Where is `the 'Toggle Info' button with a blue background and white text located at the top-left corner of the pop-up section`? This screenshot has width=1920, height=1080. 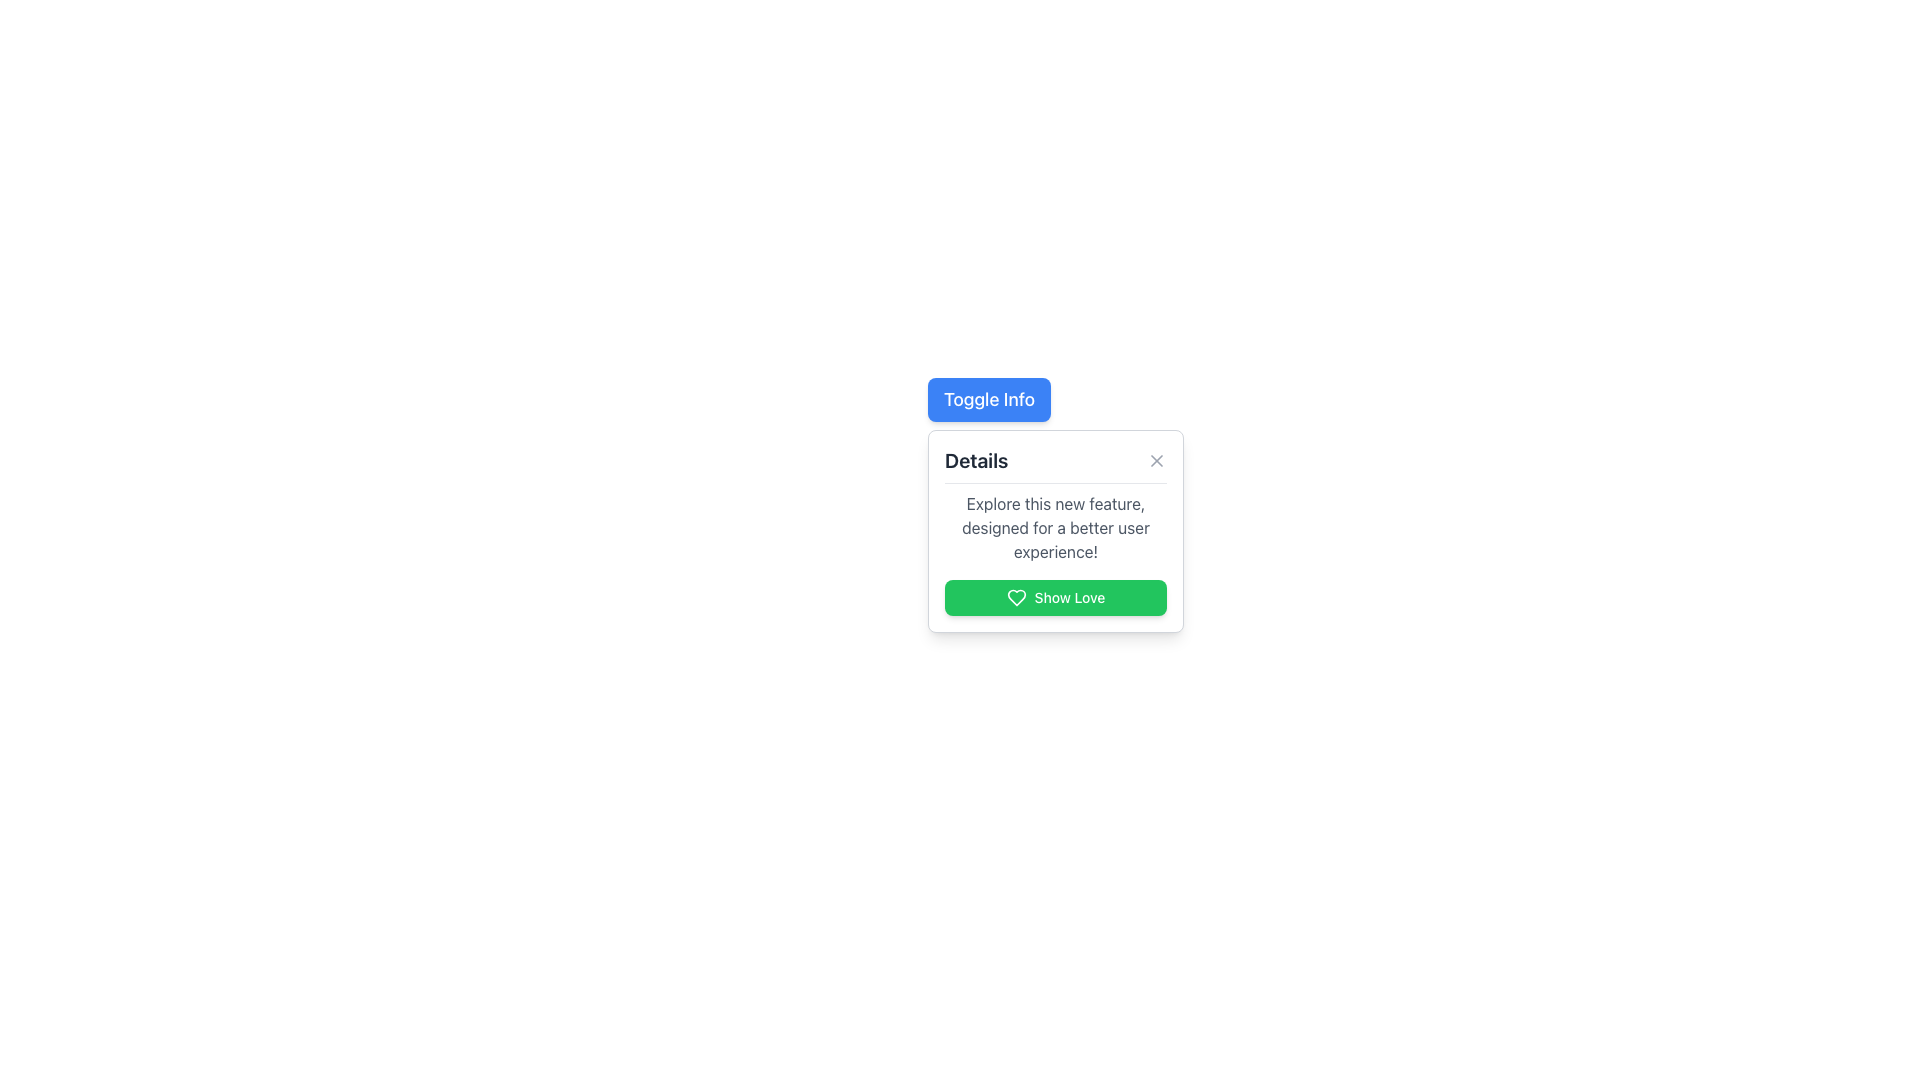
the 'Toggle Info' button with a blue background and white text located at the top-left corner of the pop-up section is located at coordinates (989, 400).